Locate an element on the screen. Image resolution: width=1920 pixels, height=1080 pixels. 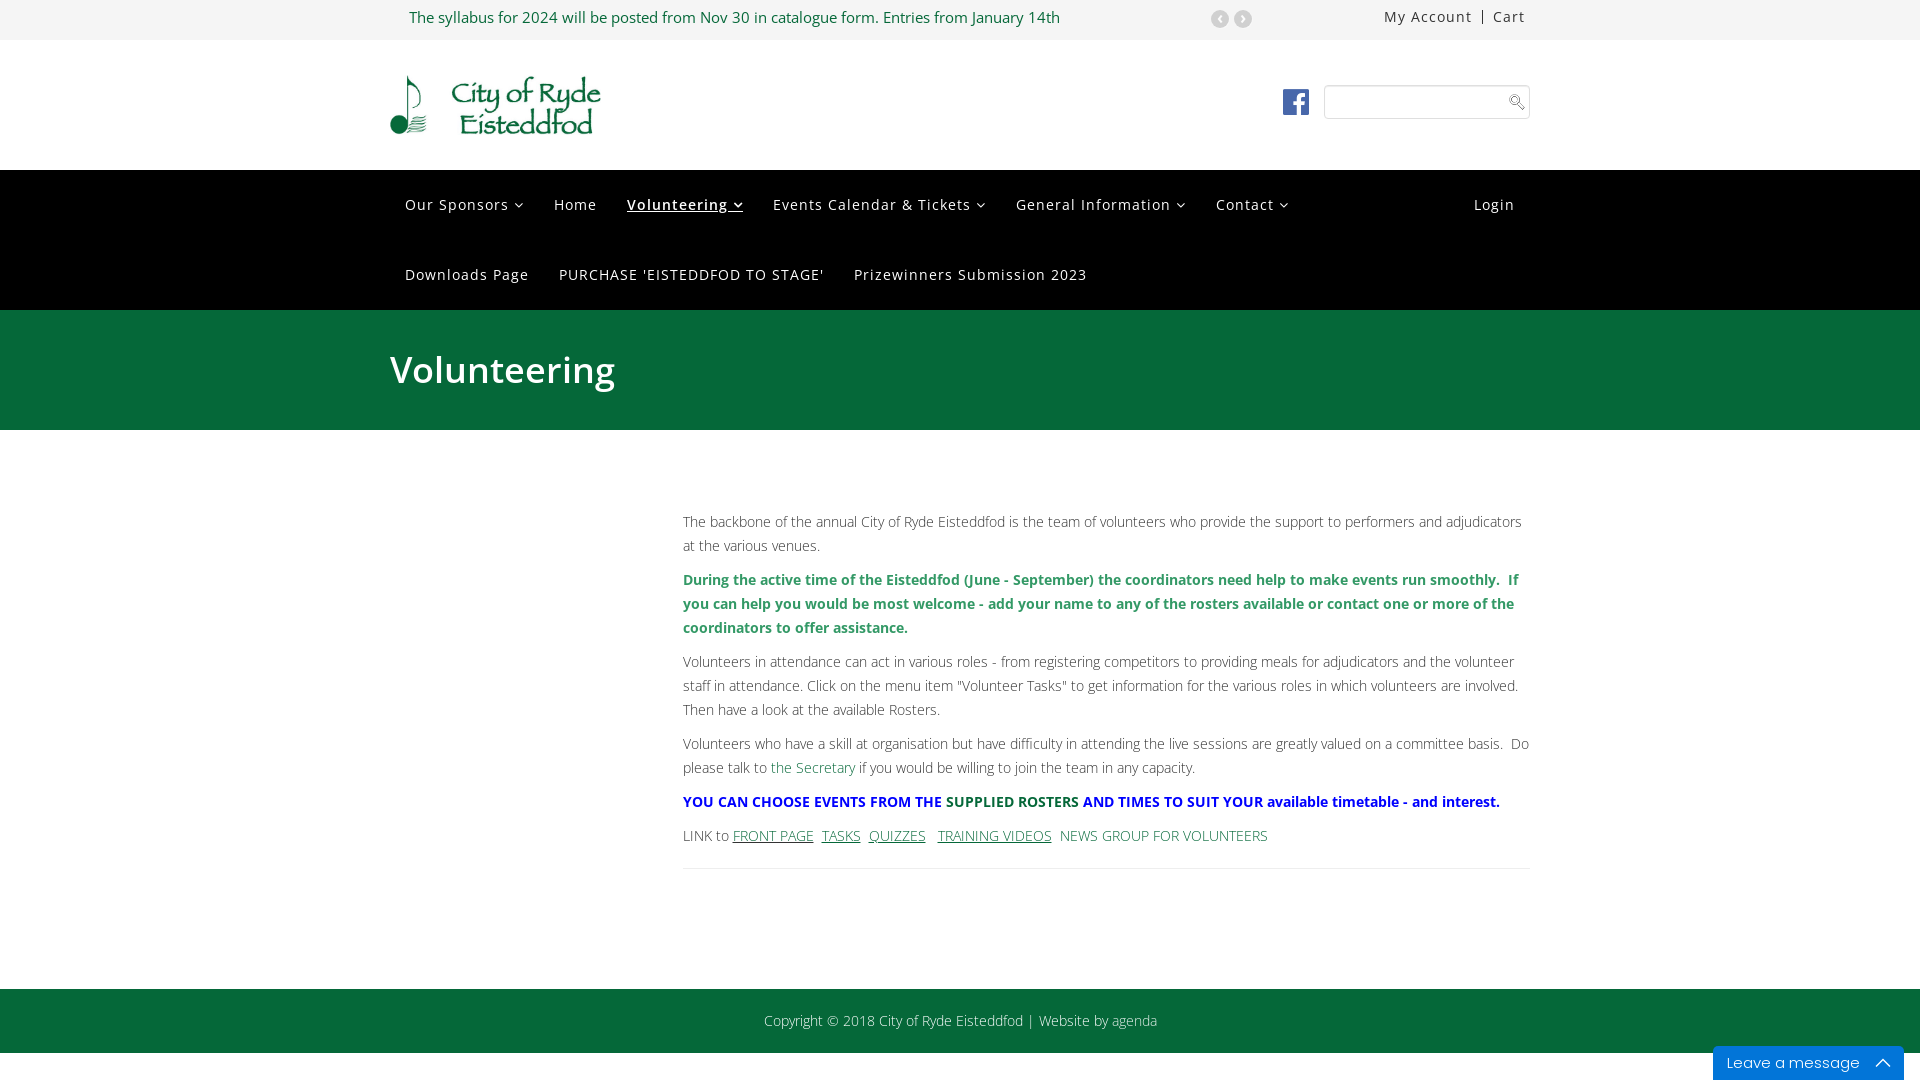
'the Secretary' is located at coordinates (768, 766).